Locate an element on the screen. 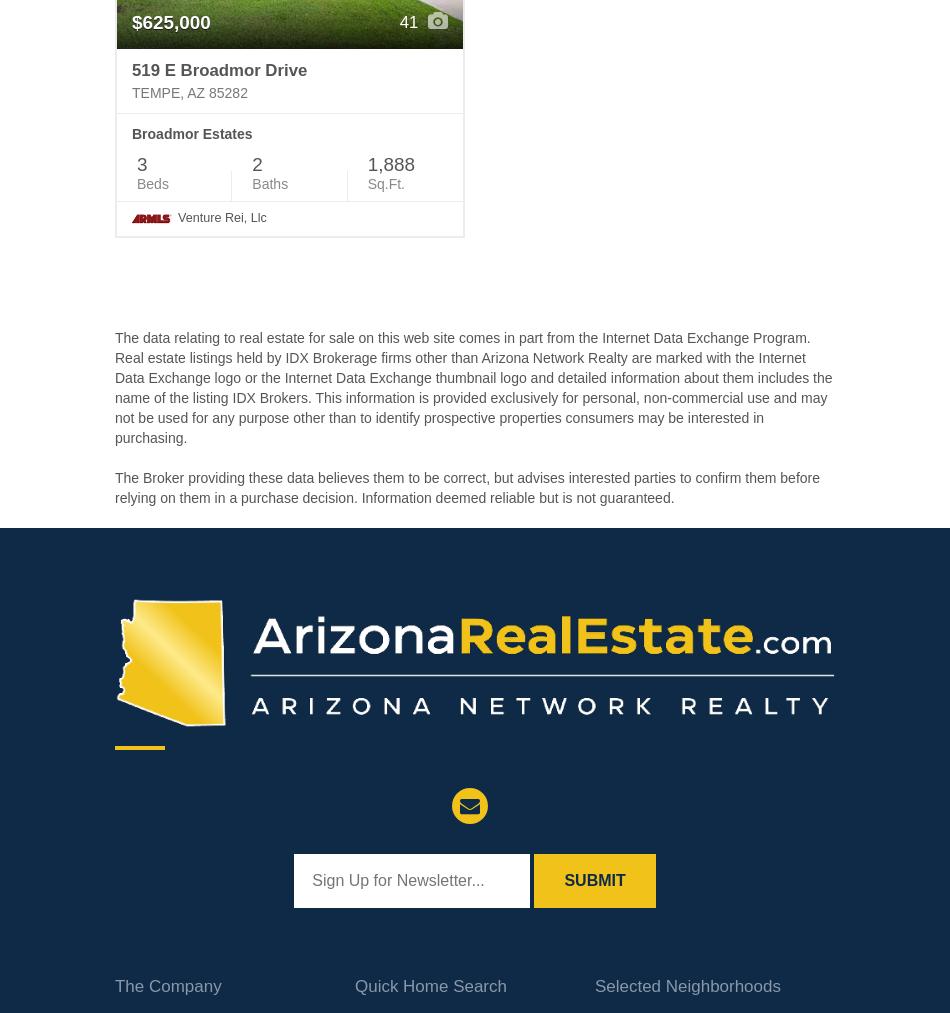 This screenshot has width=950, height=1013. 'Tempe,  AZ 85282' is located at coordinates (189, 90).